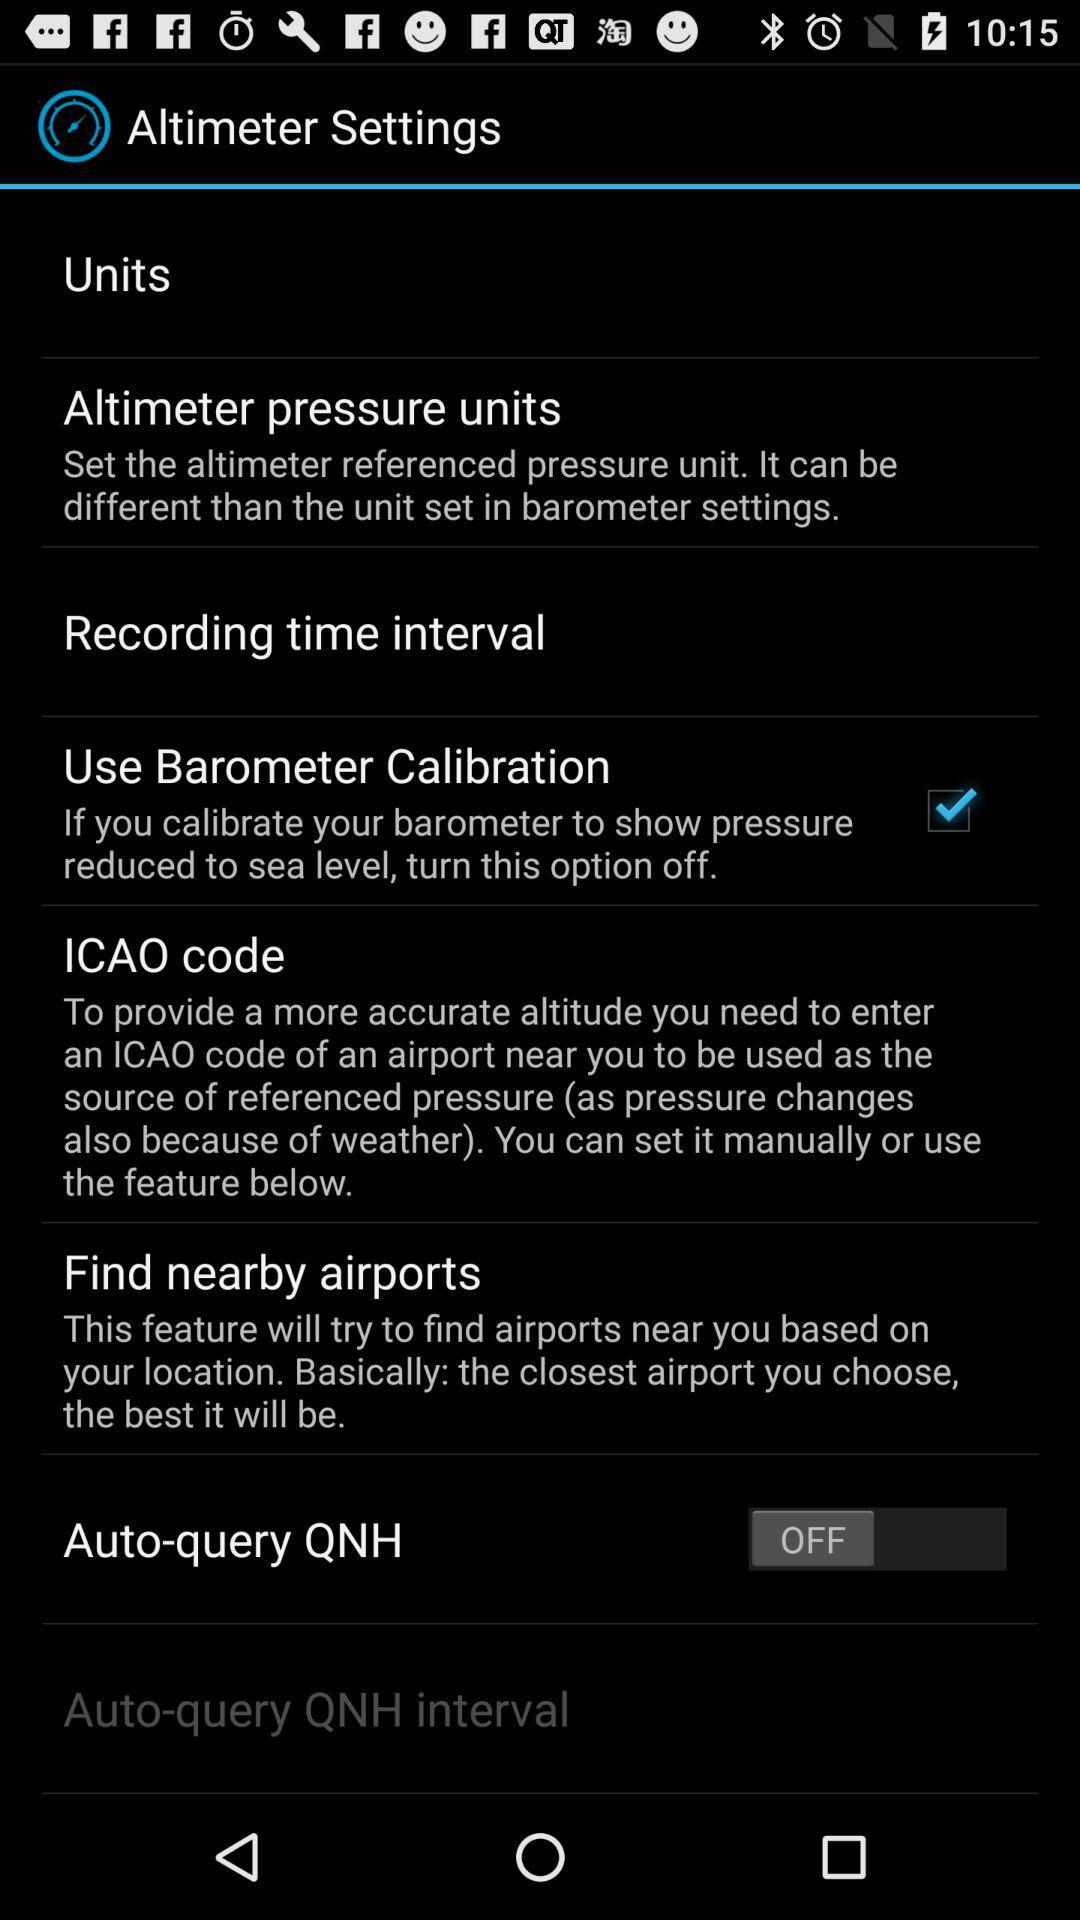 This screenshot has width=1080, height=1920. Describe the element at coordinates (525, 484) in the screenshot. I see `the set the altimeter item` at that location.